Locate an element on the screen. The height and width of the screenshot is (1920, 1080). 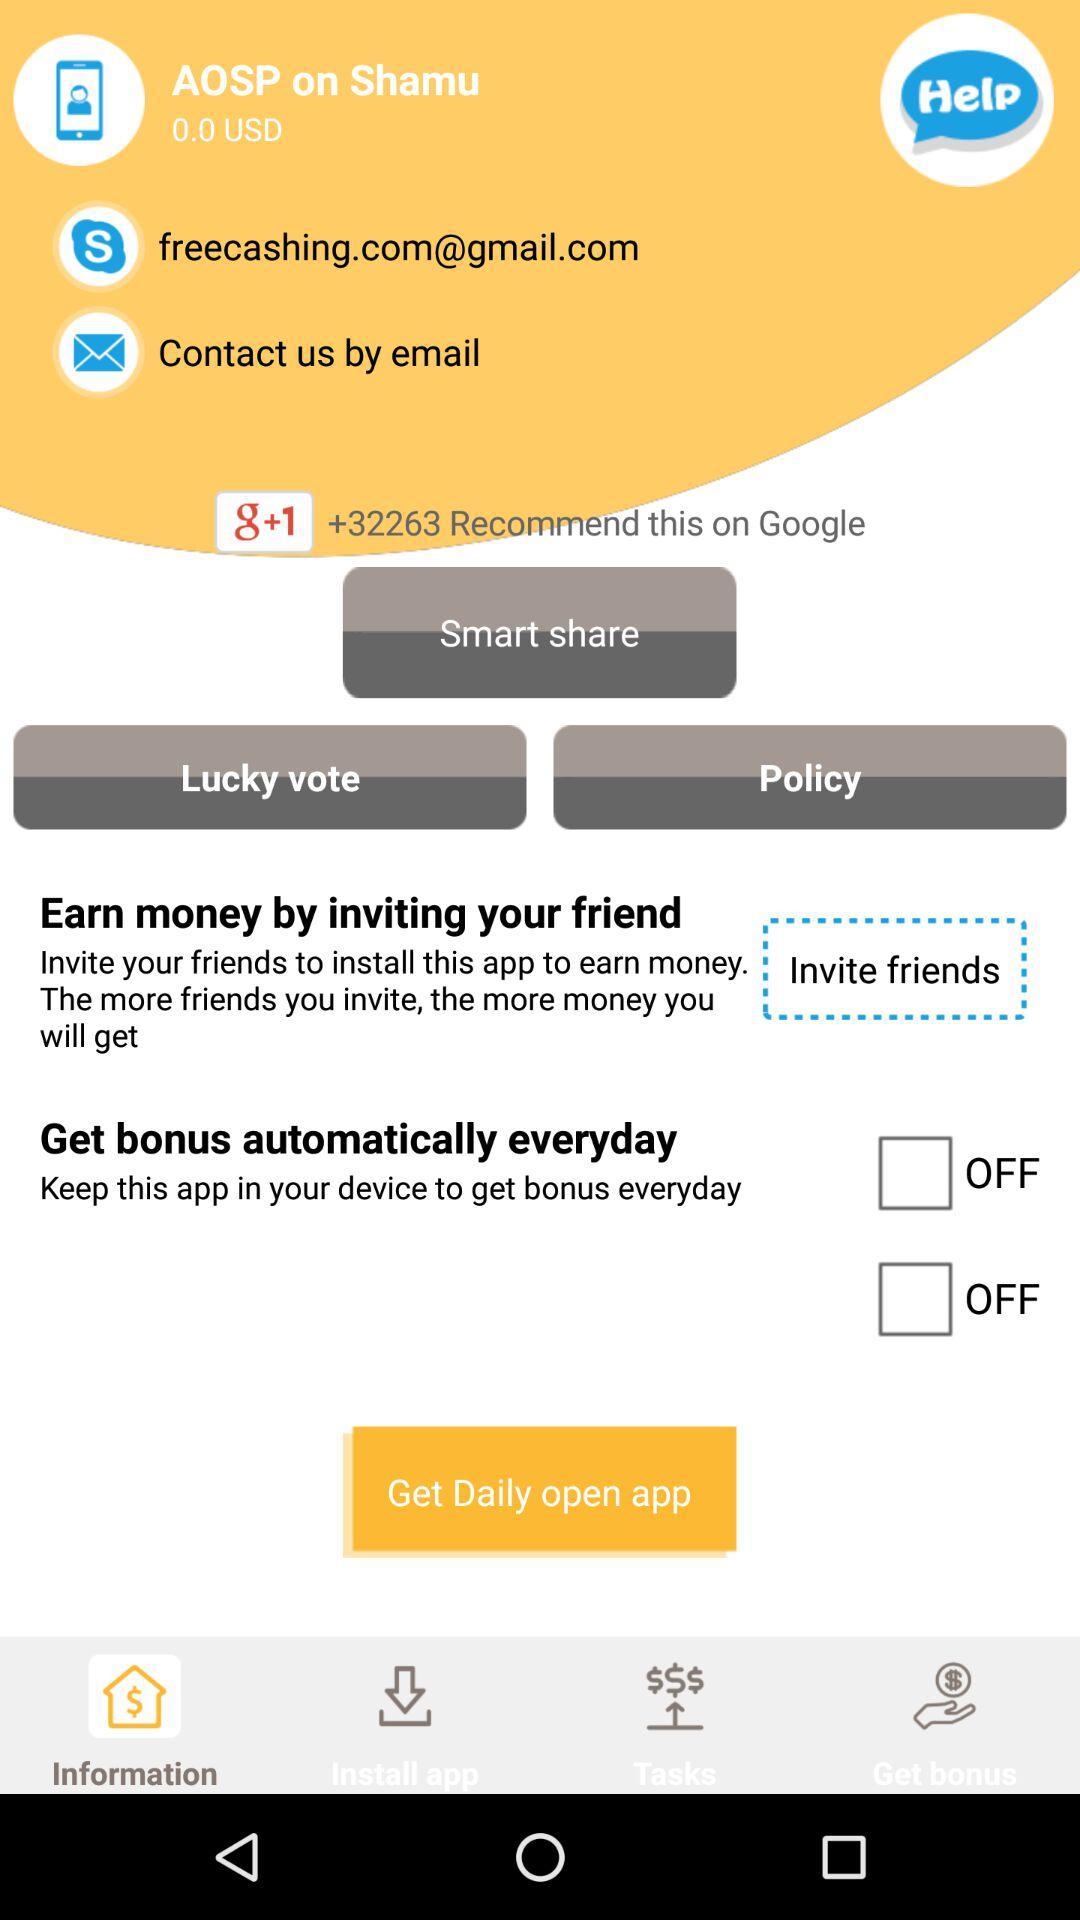
email company is located at coordinates (98, 352).